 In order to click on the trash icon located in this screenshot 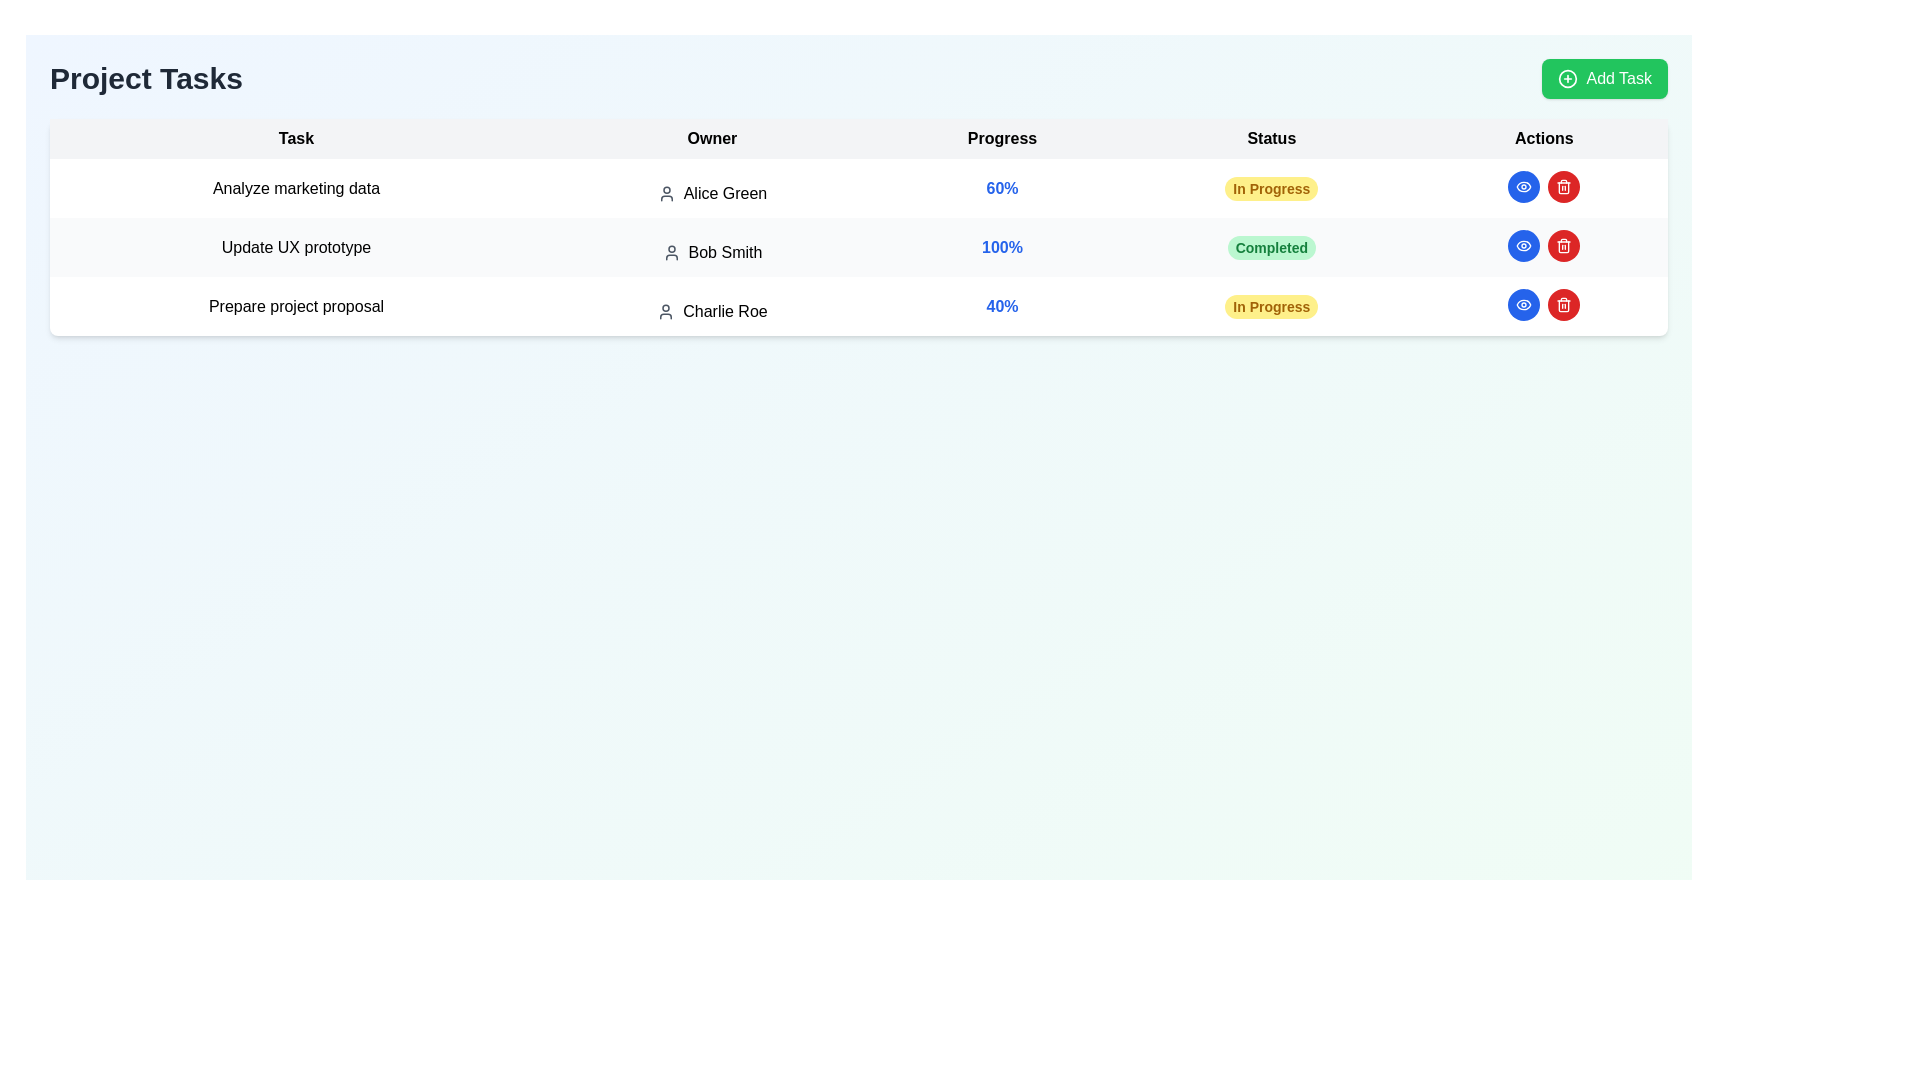, I will do `click(1563, 304)`.